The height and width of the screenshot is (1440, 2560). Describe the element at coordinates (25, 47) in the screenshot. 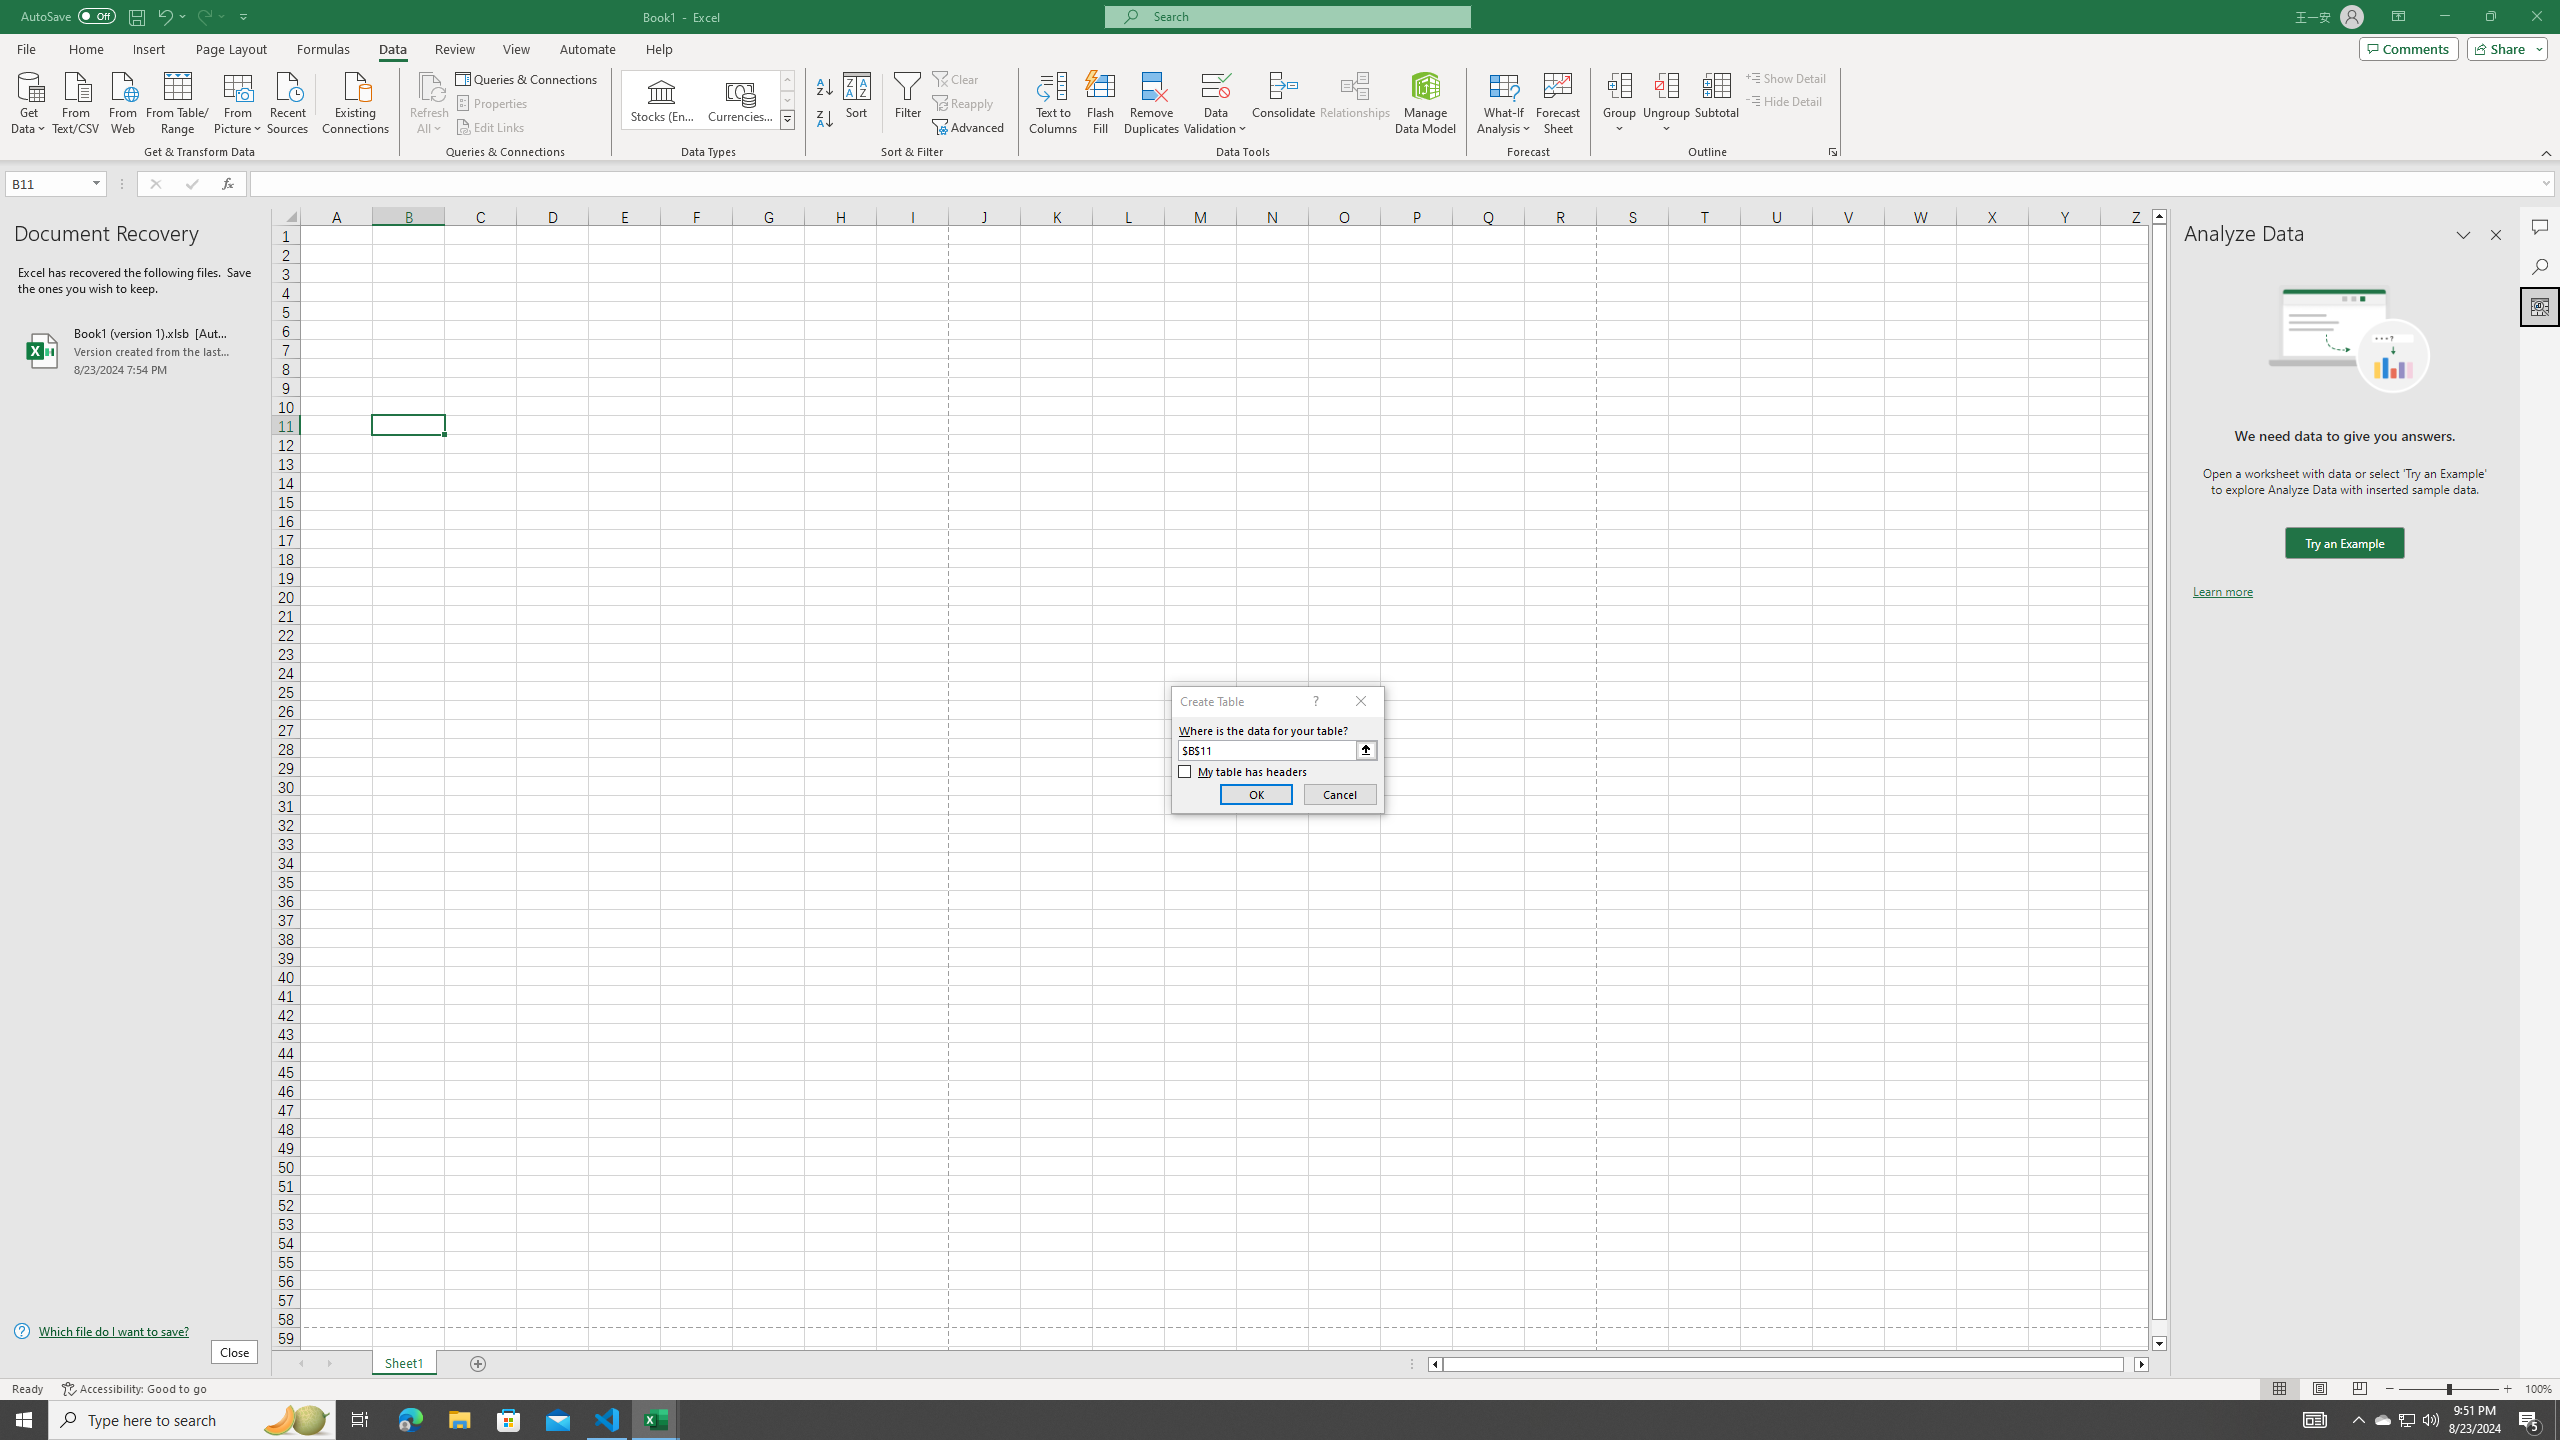

I see `'File Tab'` at that location.